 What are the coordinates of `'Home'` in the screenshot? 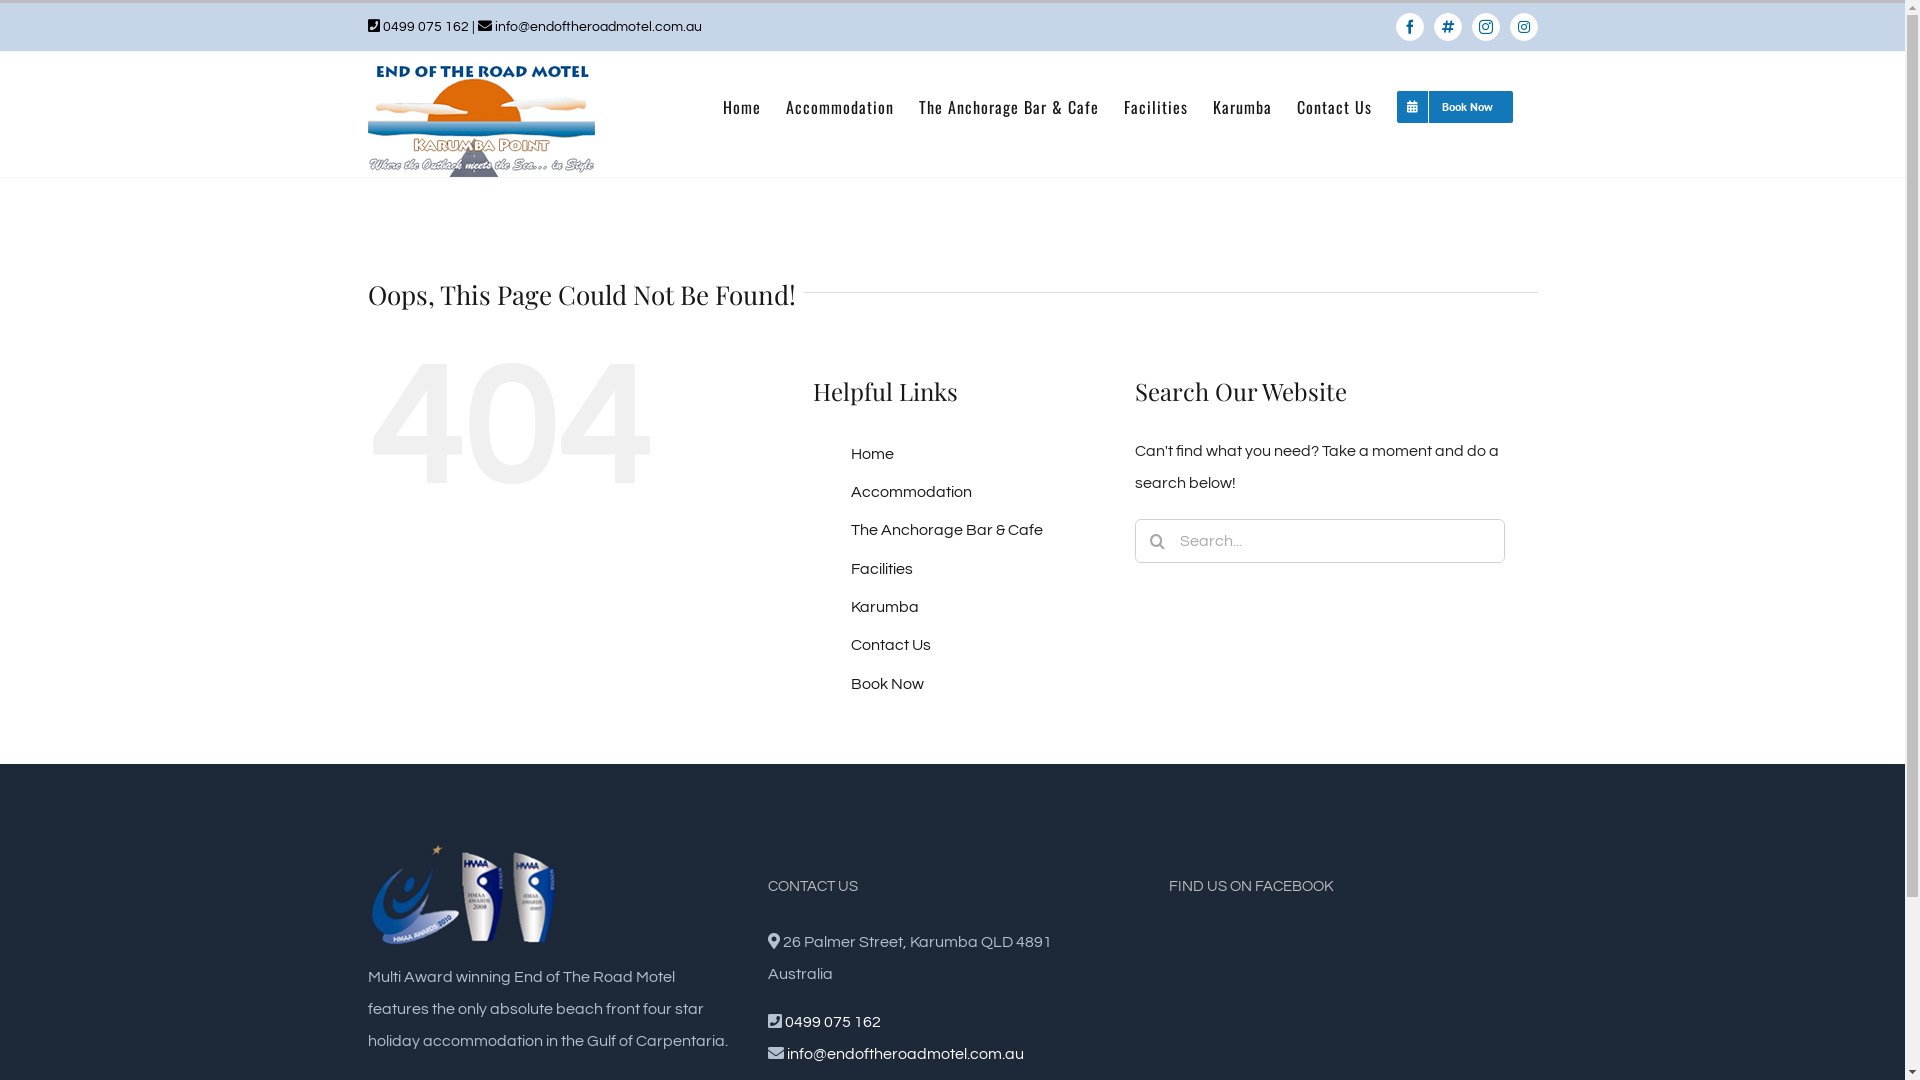 It's located at (739, 107).